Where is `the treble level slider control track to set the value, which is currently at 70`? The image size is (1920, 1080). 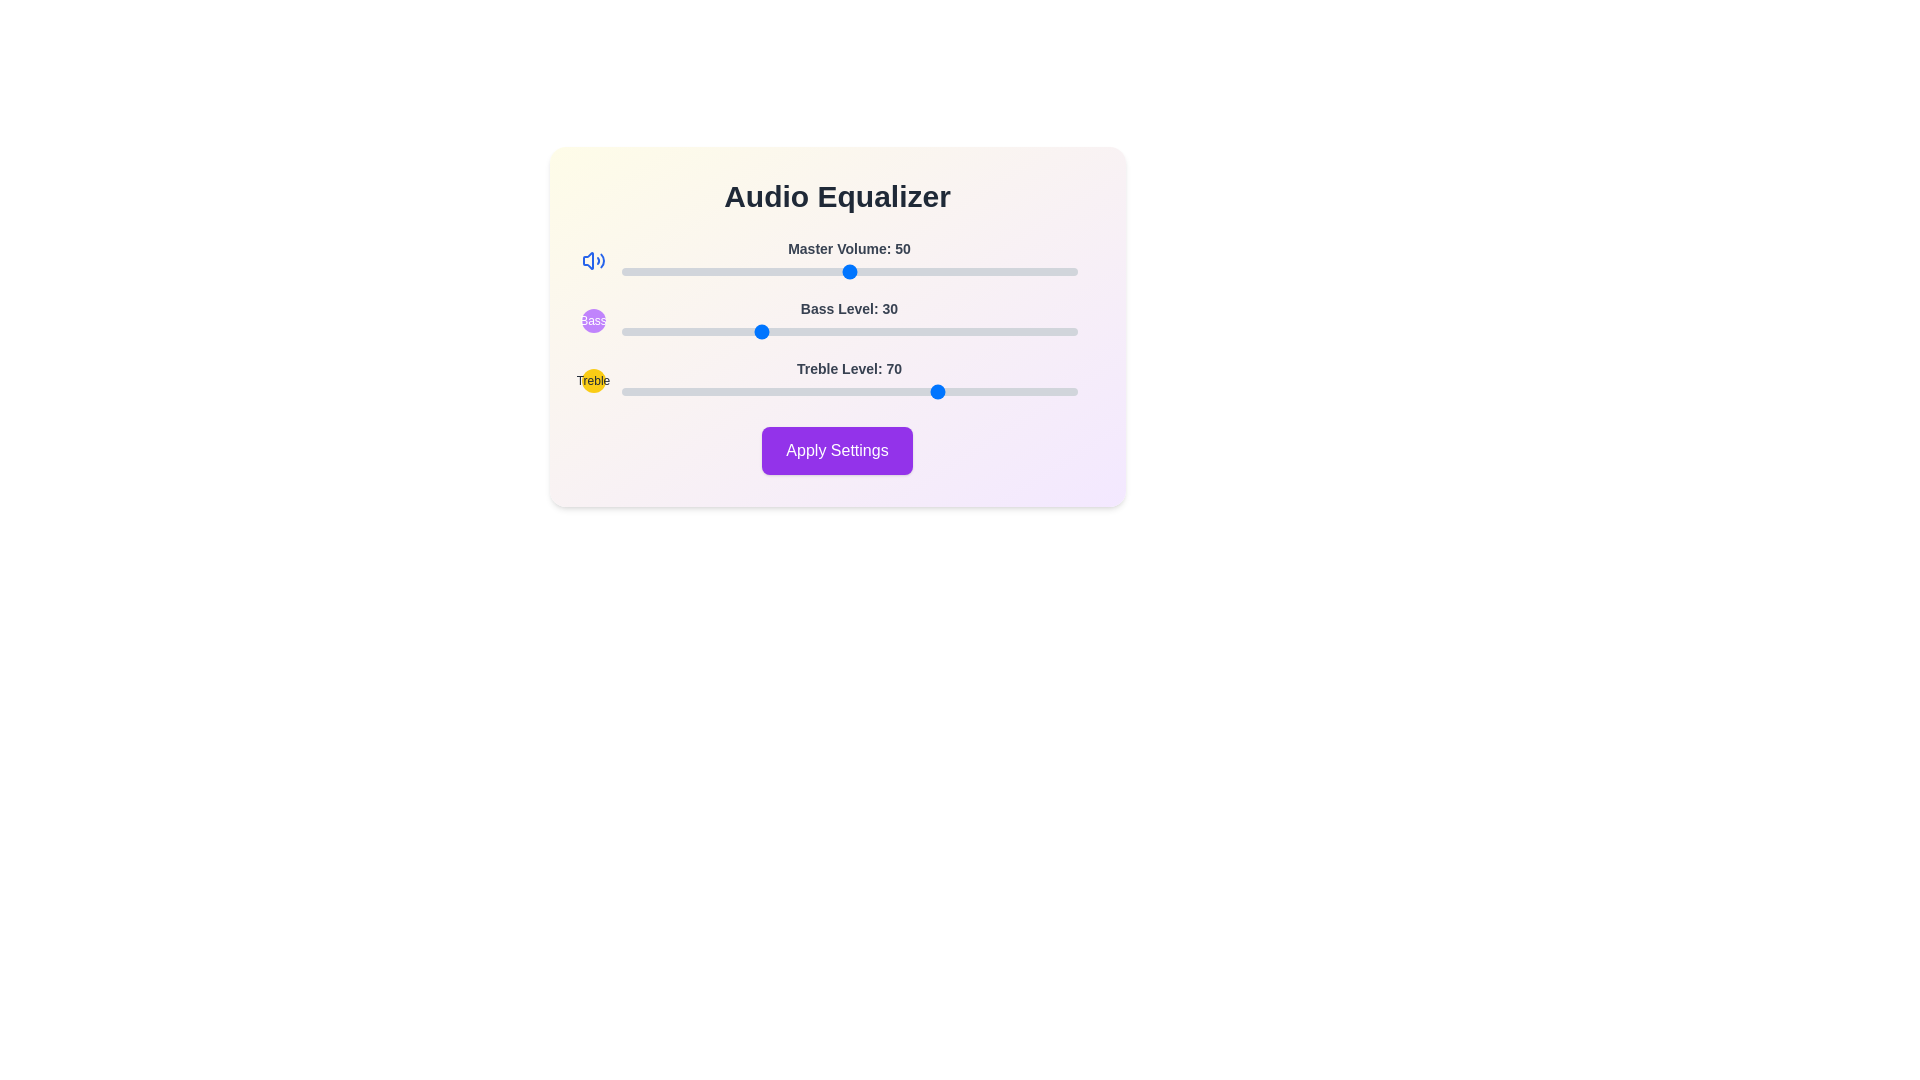 the treble level slider control track to set the value, which is currently at 70 is located at coordinates (849, 392).